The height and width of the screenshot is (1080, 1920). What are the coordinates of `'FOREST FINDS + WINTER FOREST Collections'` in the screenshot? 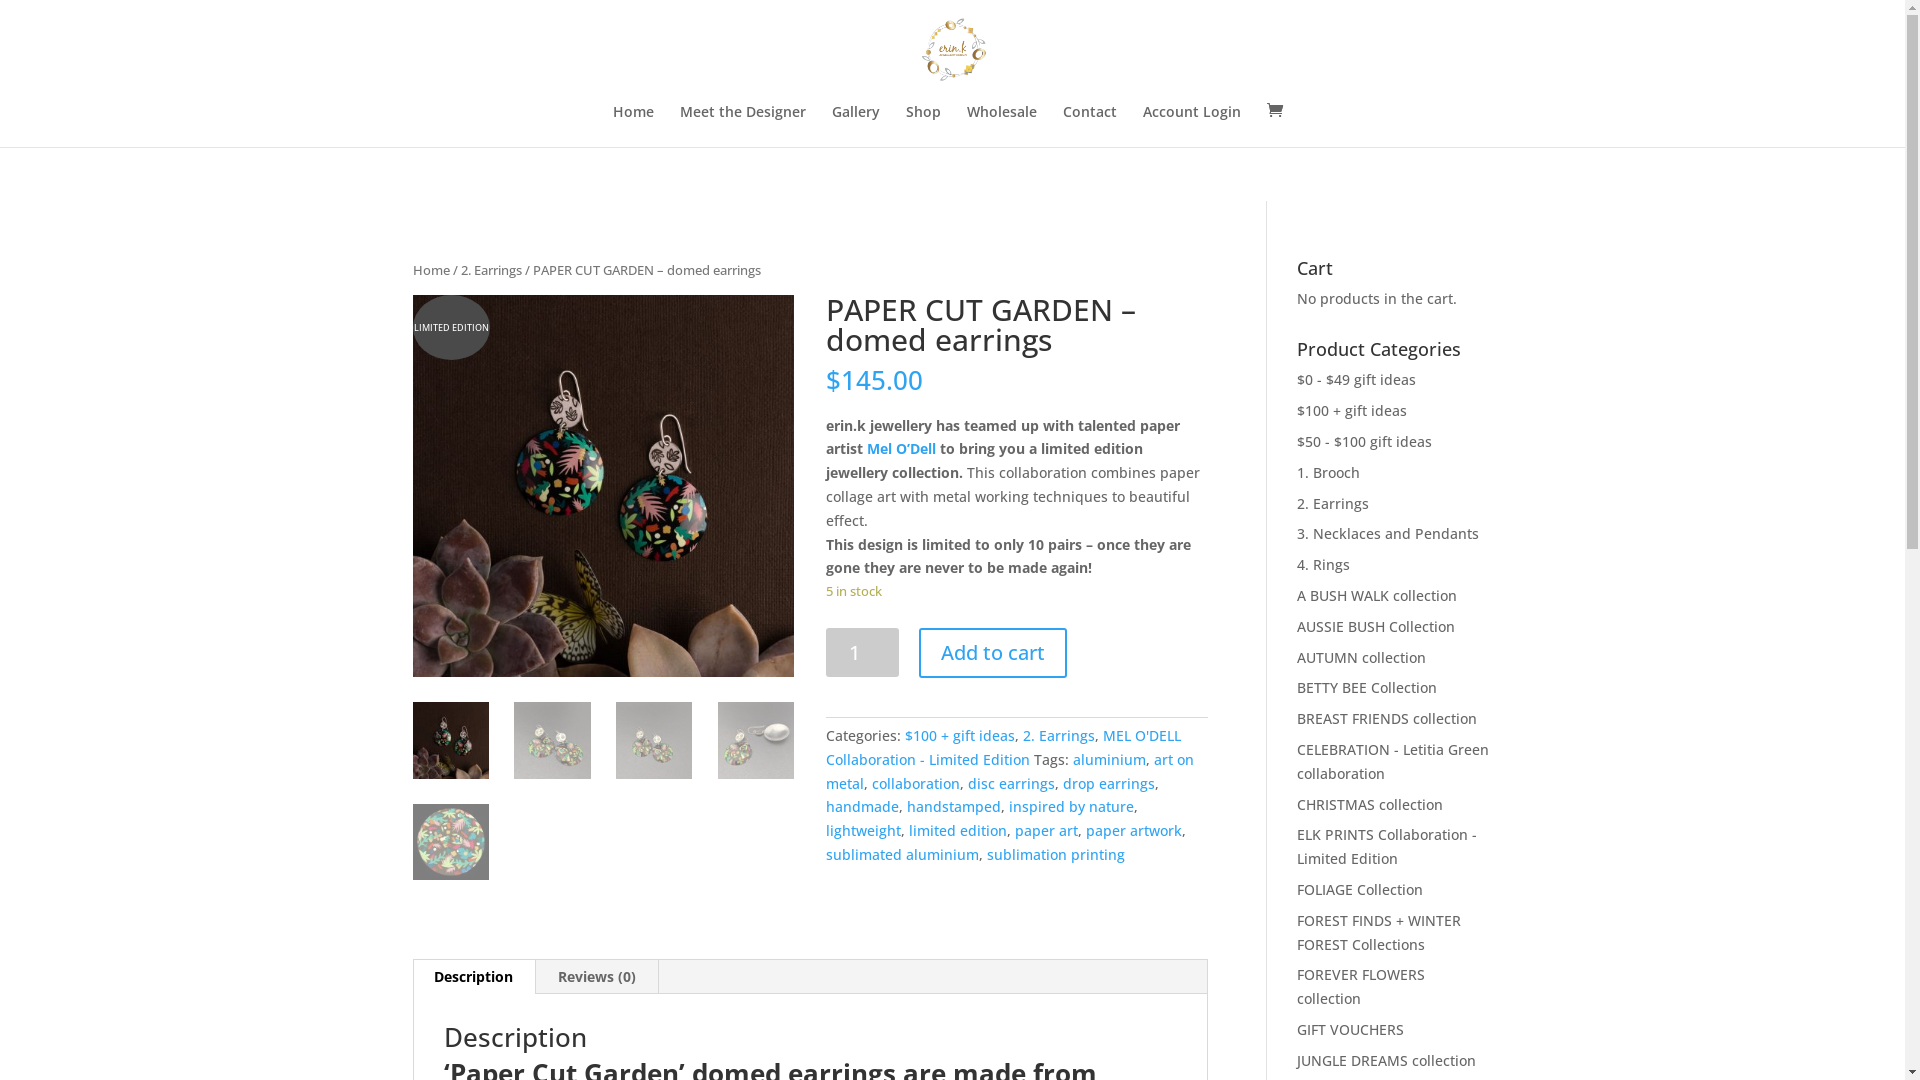 It's located at (1377, 932).